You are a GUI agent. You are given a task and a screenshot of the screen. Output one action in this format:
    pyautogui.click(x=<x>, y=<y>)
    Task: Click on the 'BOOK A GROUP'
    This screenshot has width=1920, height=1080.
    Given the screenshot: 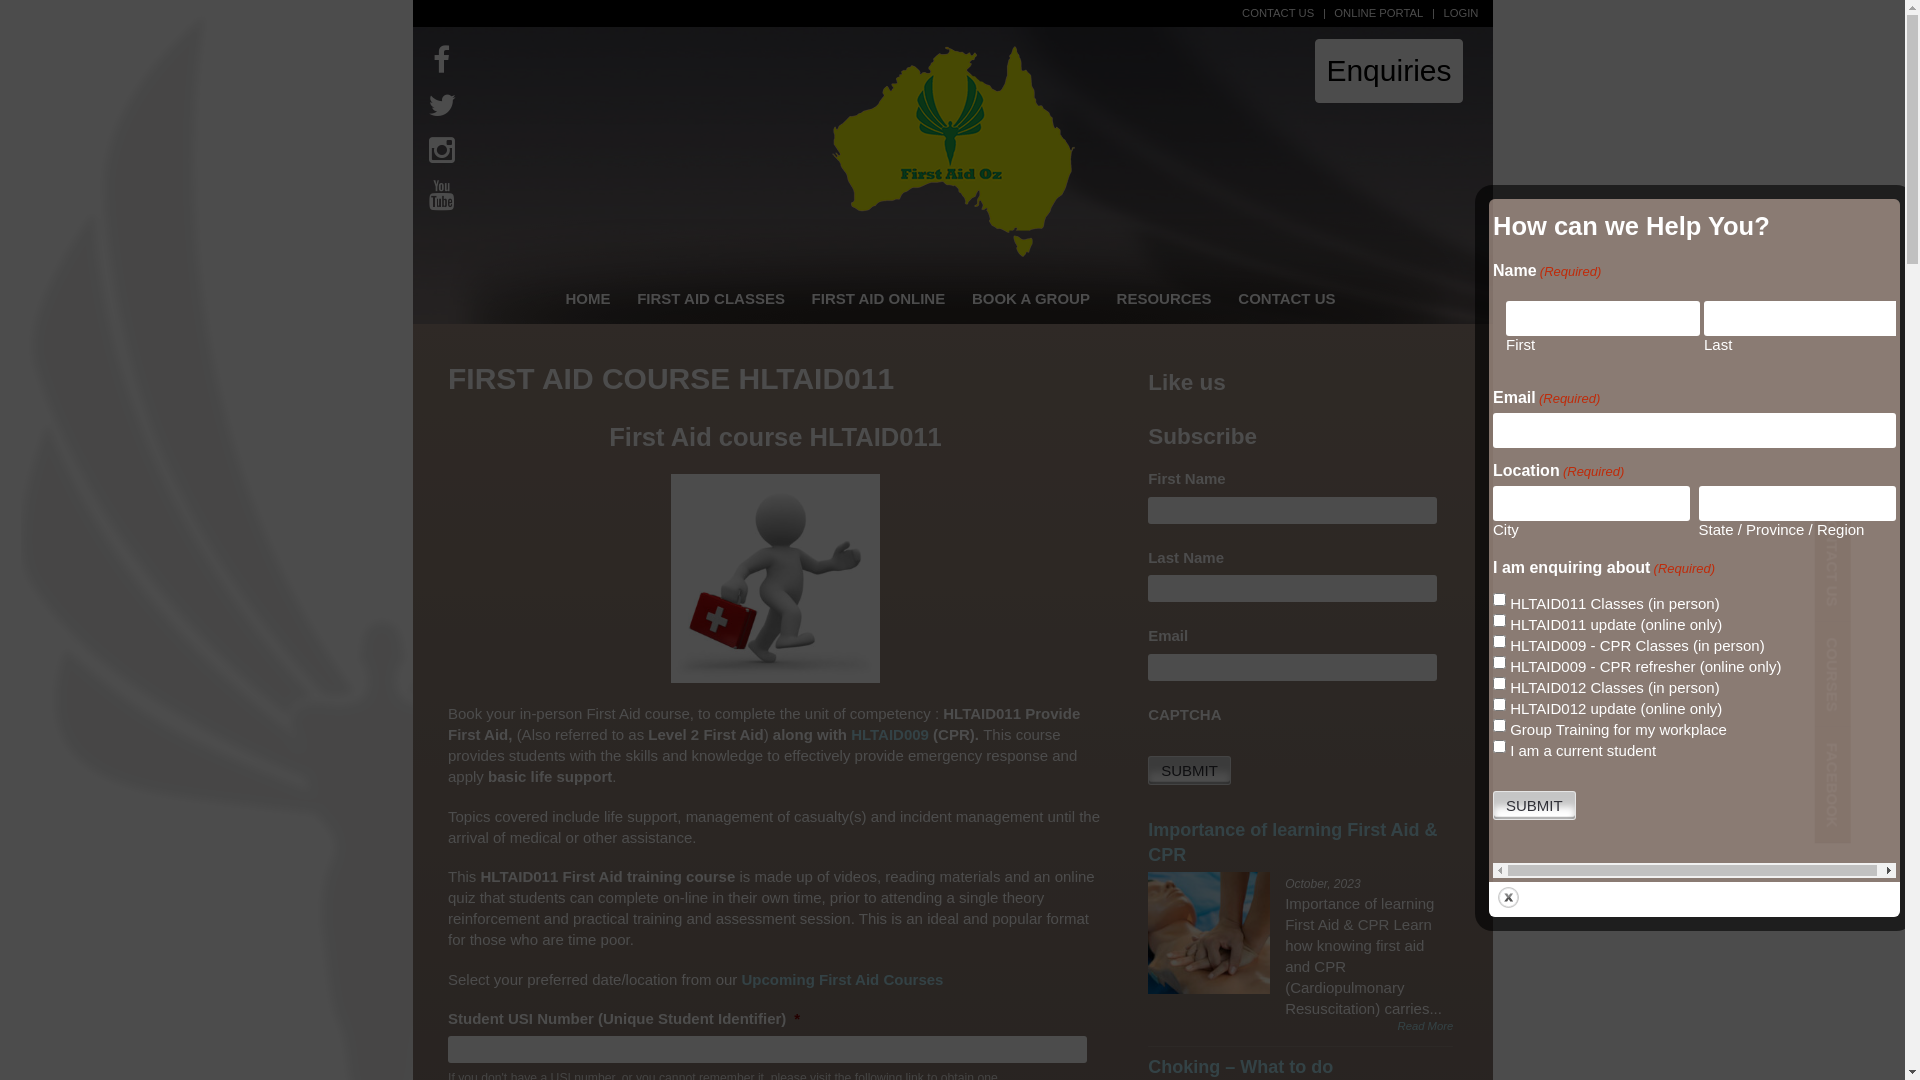 What is the action you would take?
    pyautogui.click(x=1031, y=297)
    